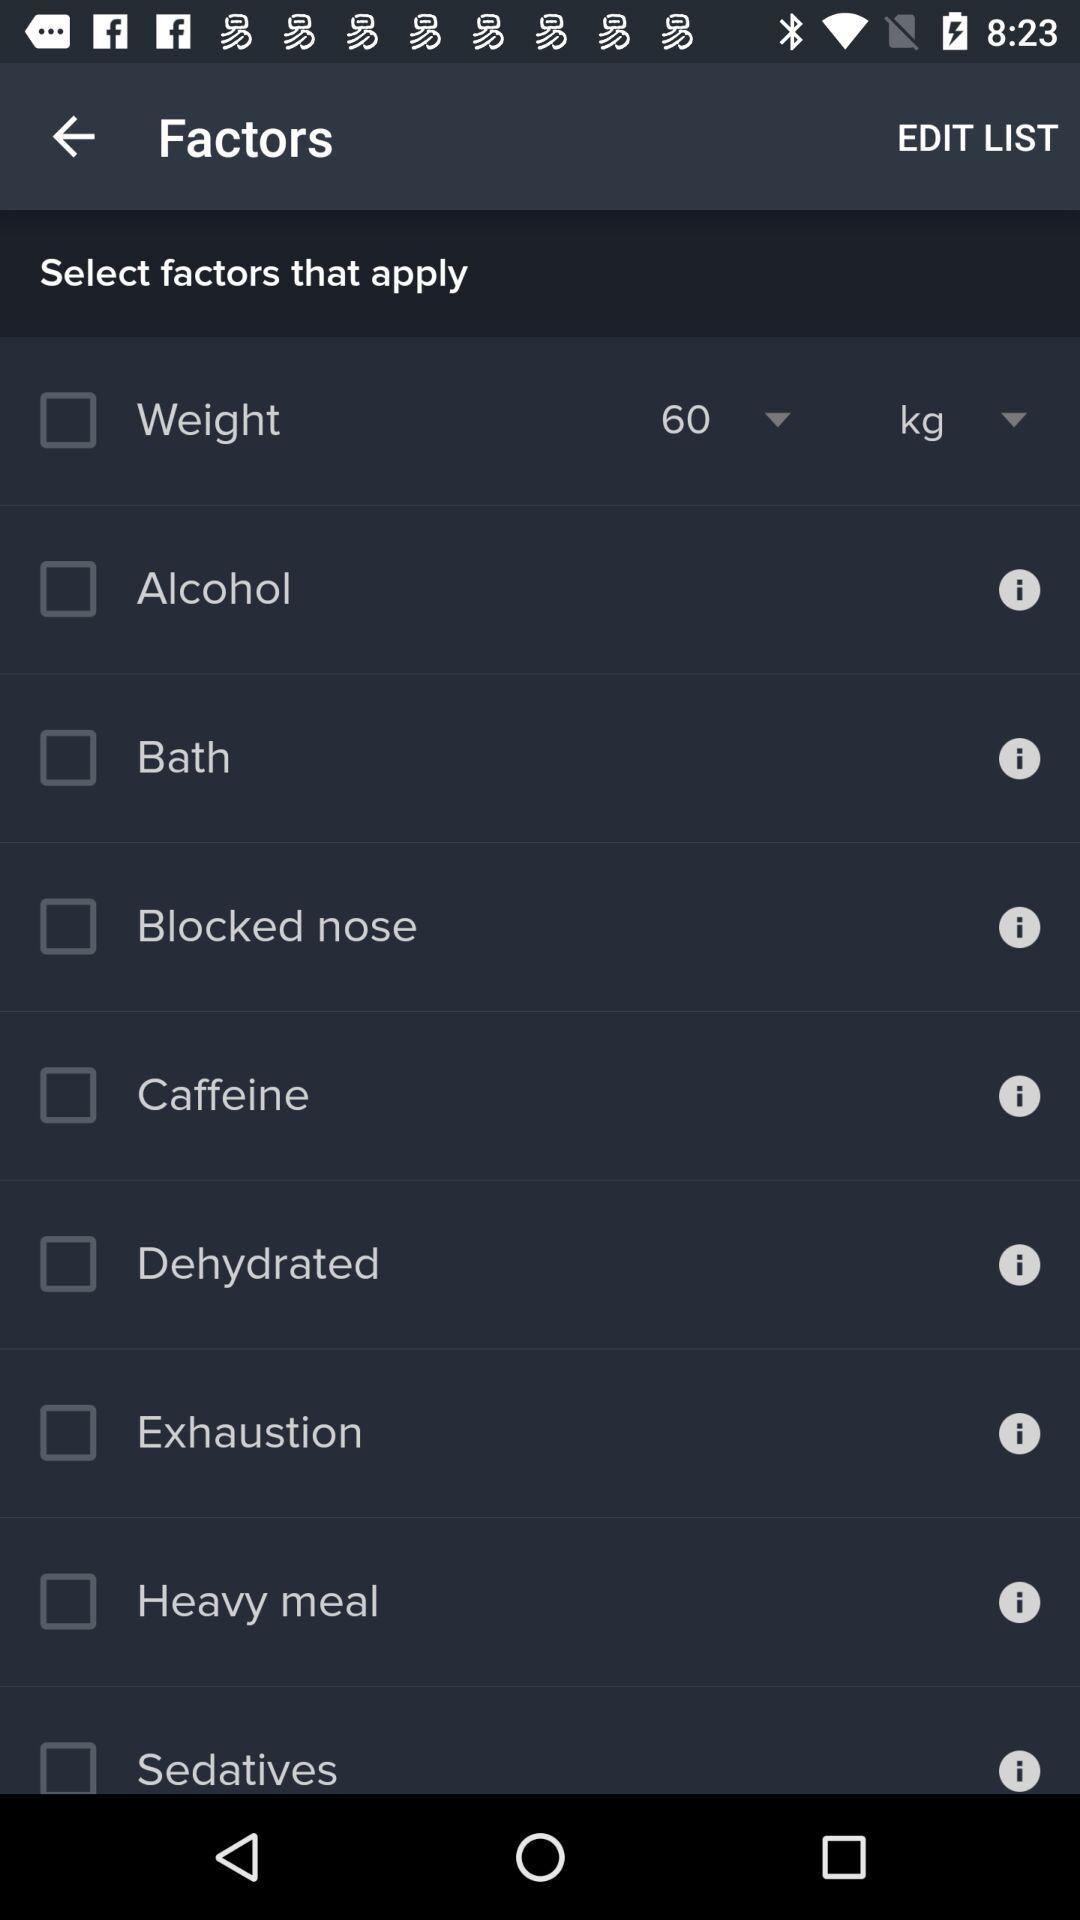  What do you see at coordinates (922, 419) in the screenshot?
I see `icon next to 60 icon` at bounding box center [922, 419].